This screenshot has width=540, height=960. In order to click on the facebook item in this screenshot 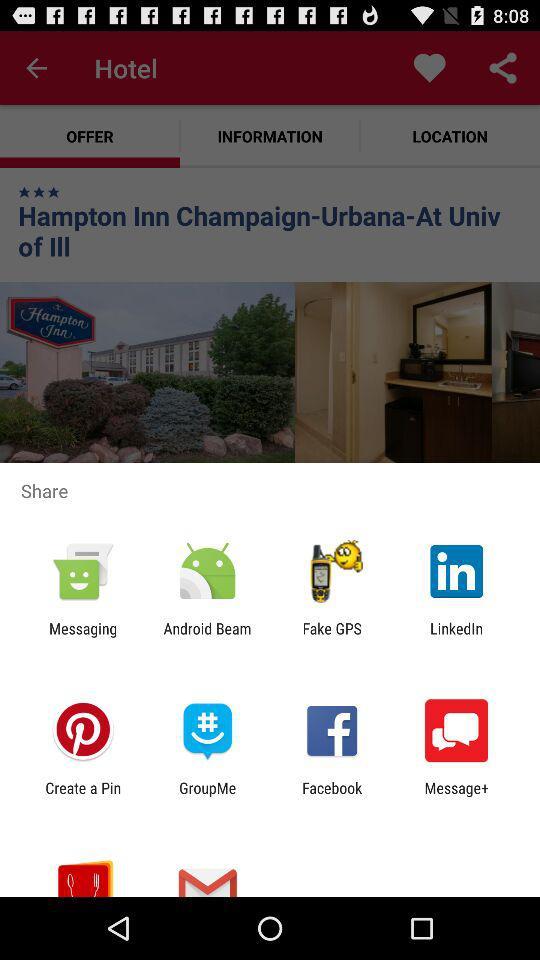, I will do `click(332, 796)`.